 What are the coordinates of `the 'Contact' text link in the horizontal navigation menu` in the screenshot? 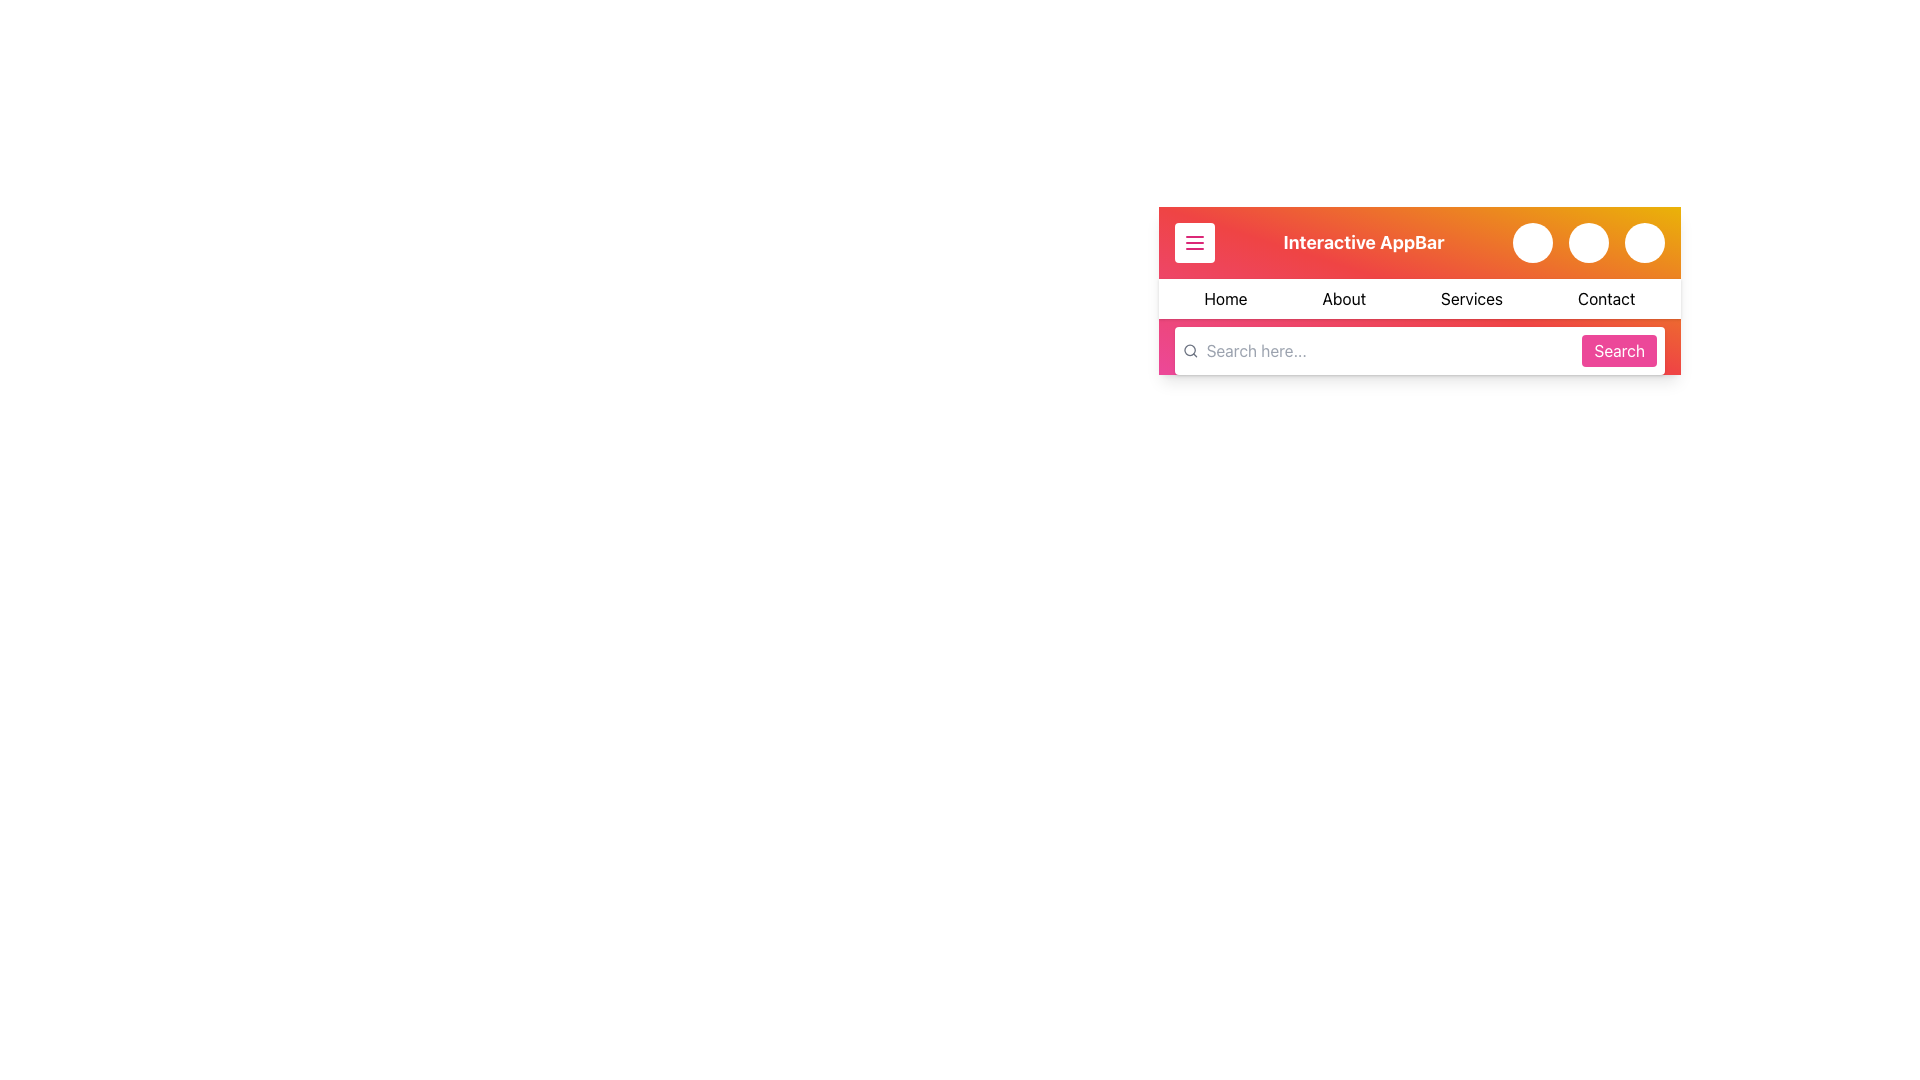 It's located at (1606, 299).